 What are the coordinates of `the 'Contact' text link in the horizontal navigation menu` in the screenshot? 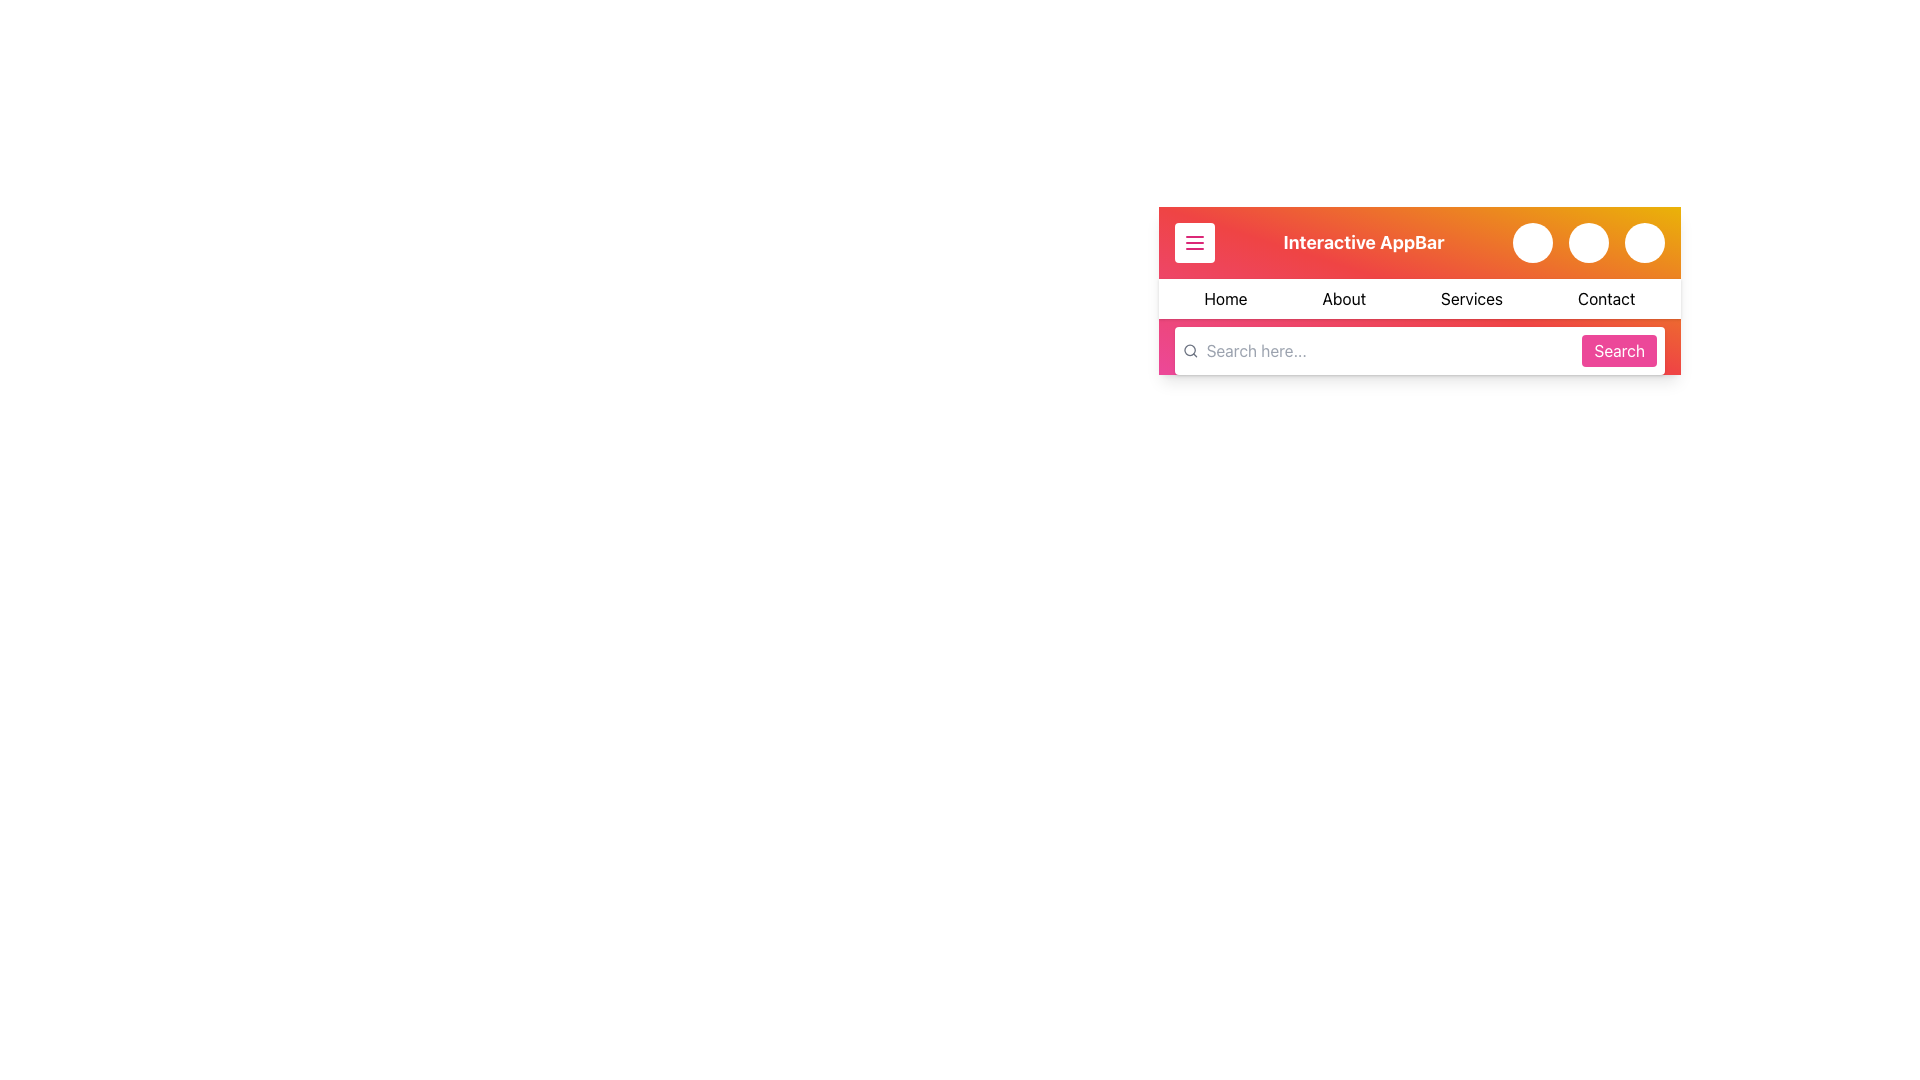 It's located at (1606, 299).